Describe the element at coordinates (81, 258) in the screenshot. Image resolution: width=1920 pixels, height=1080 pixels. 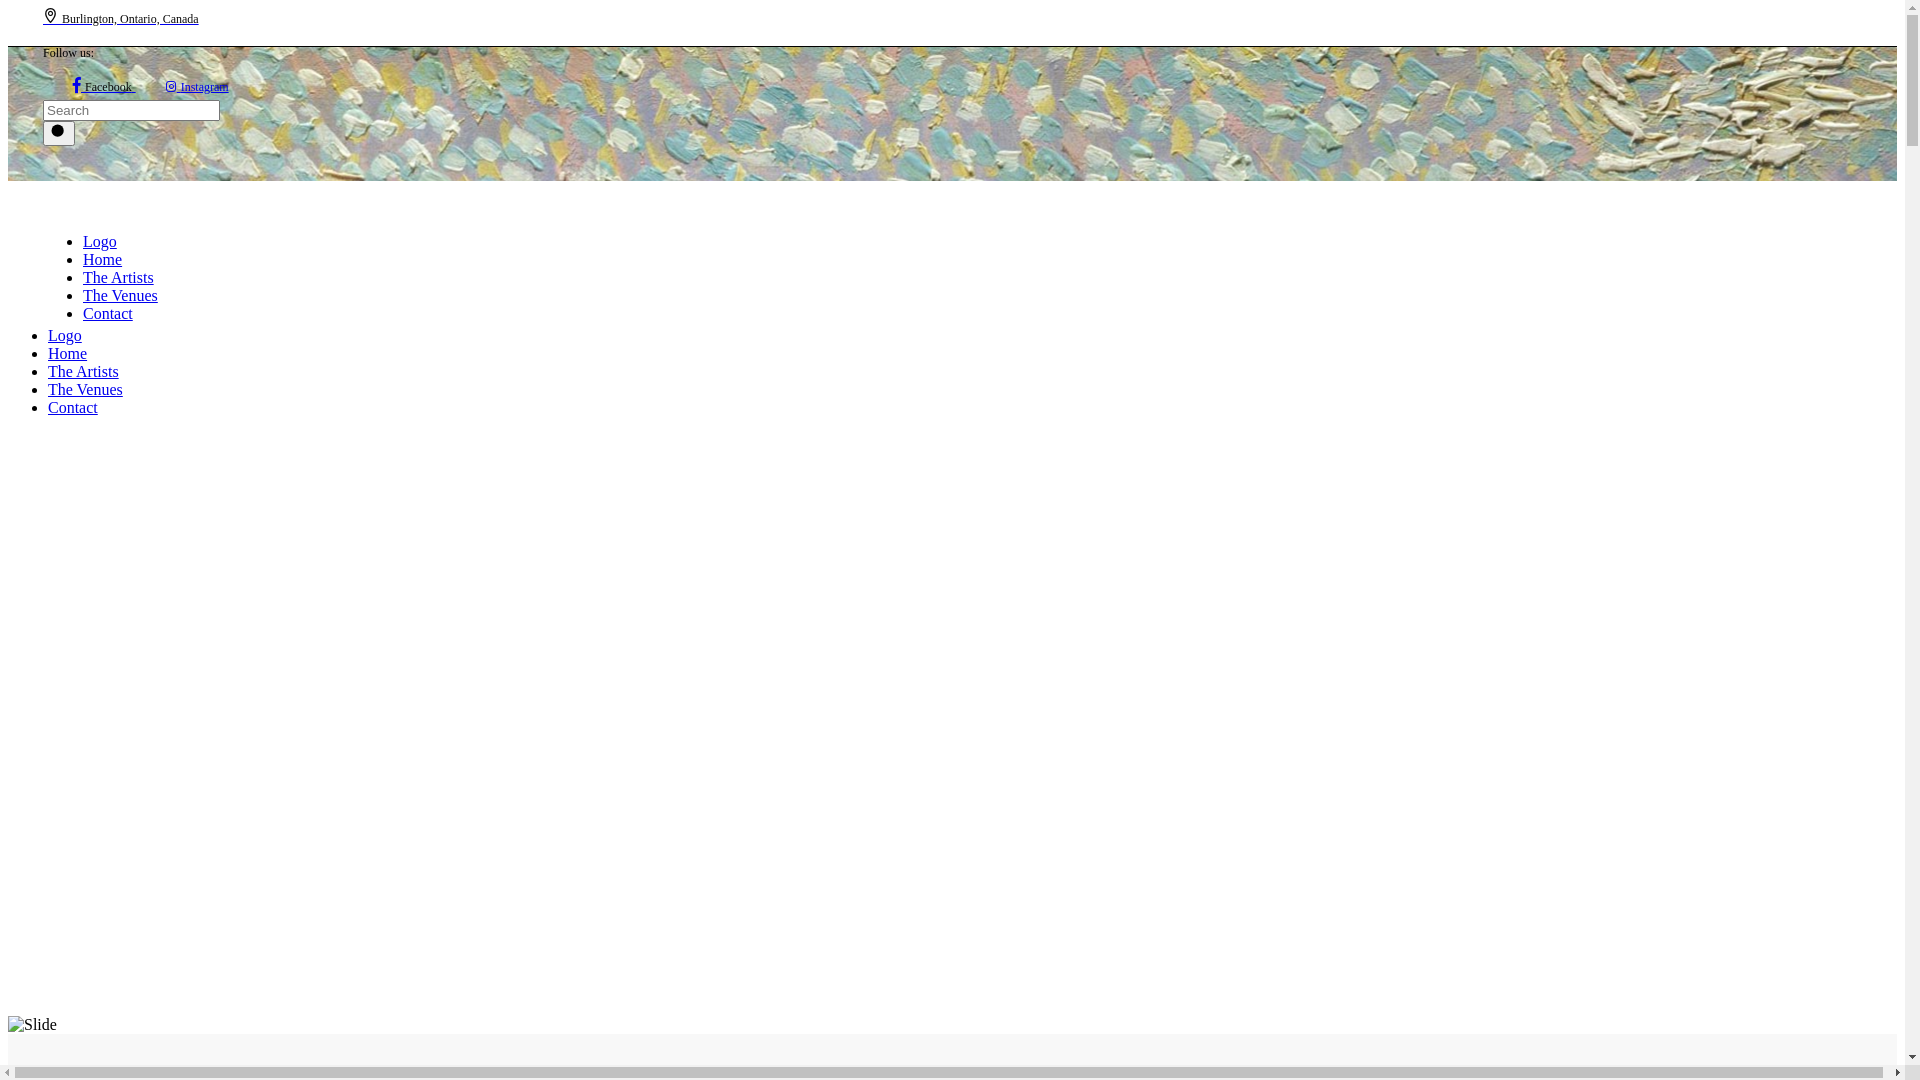
I see `'Home'` at that location.